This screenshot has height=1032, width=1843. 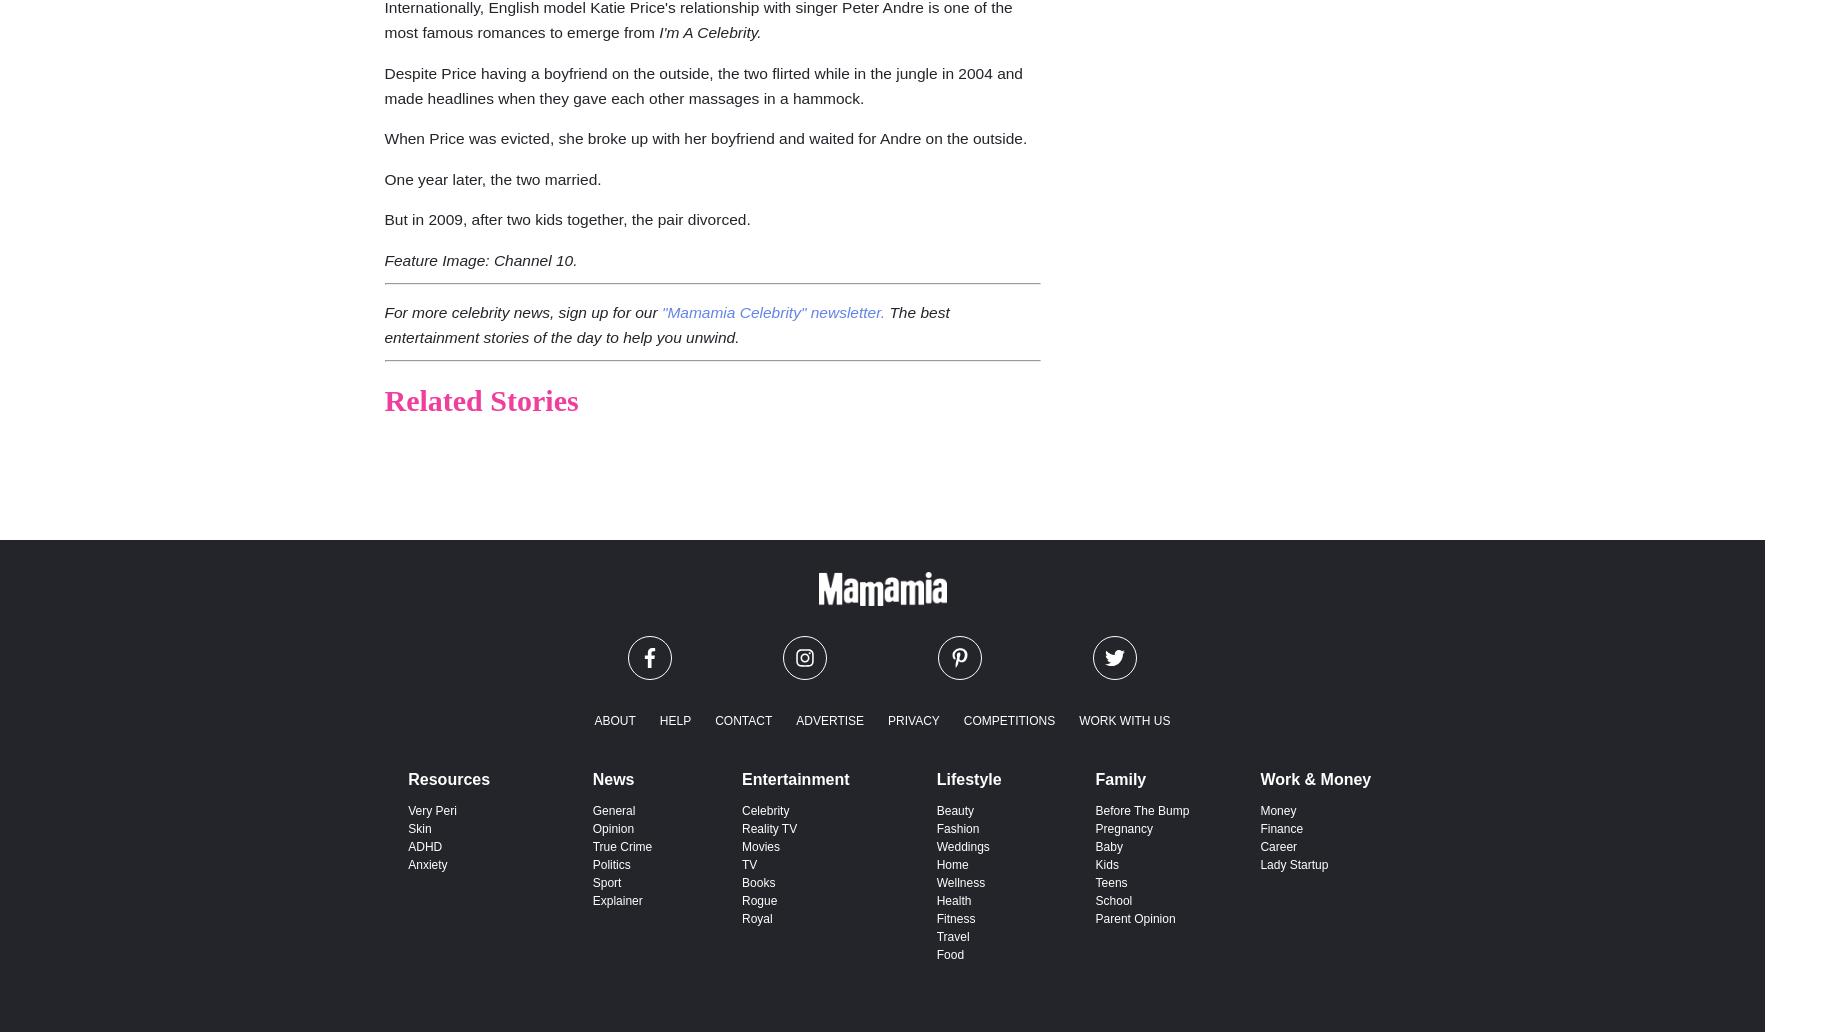 I want to click on 'Home', so click(x=950, y=863).